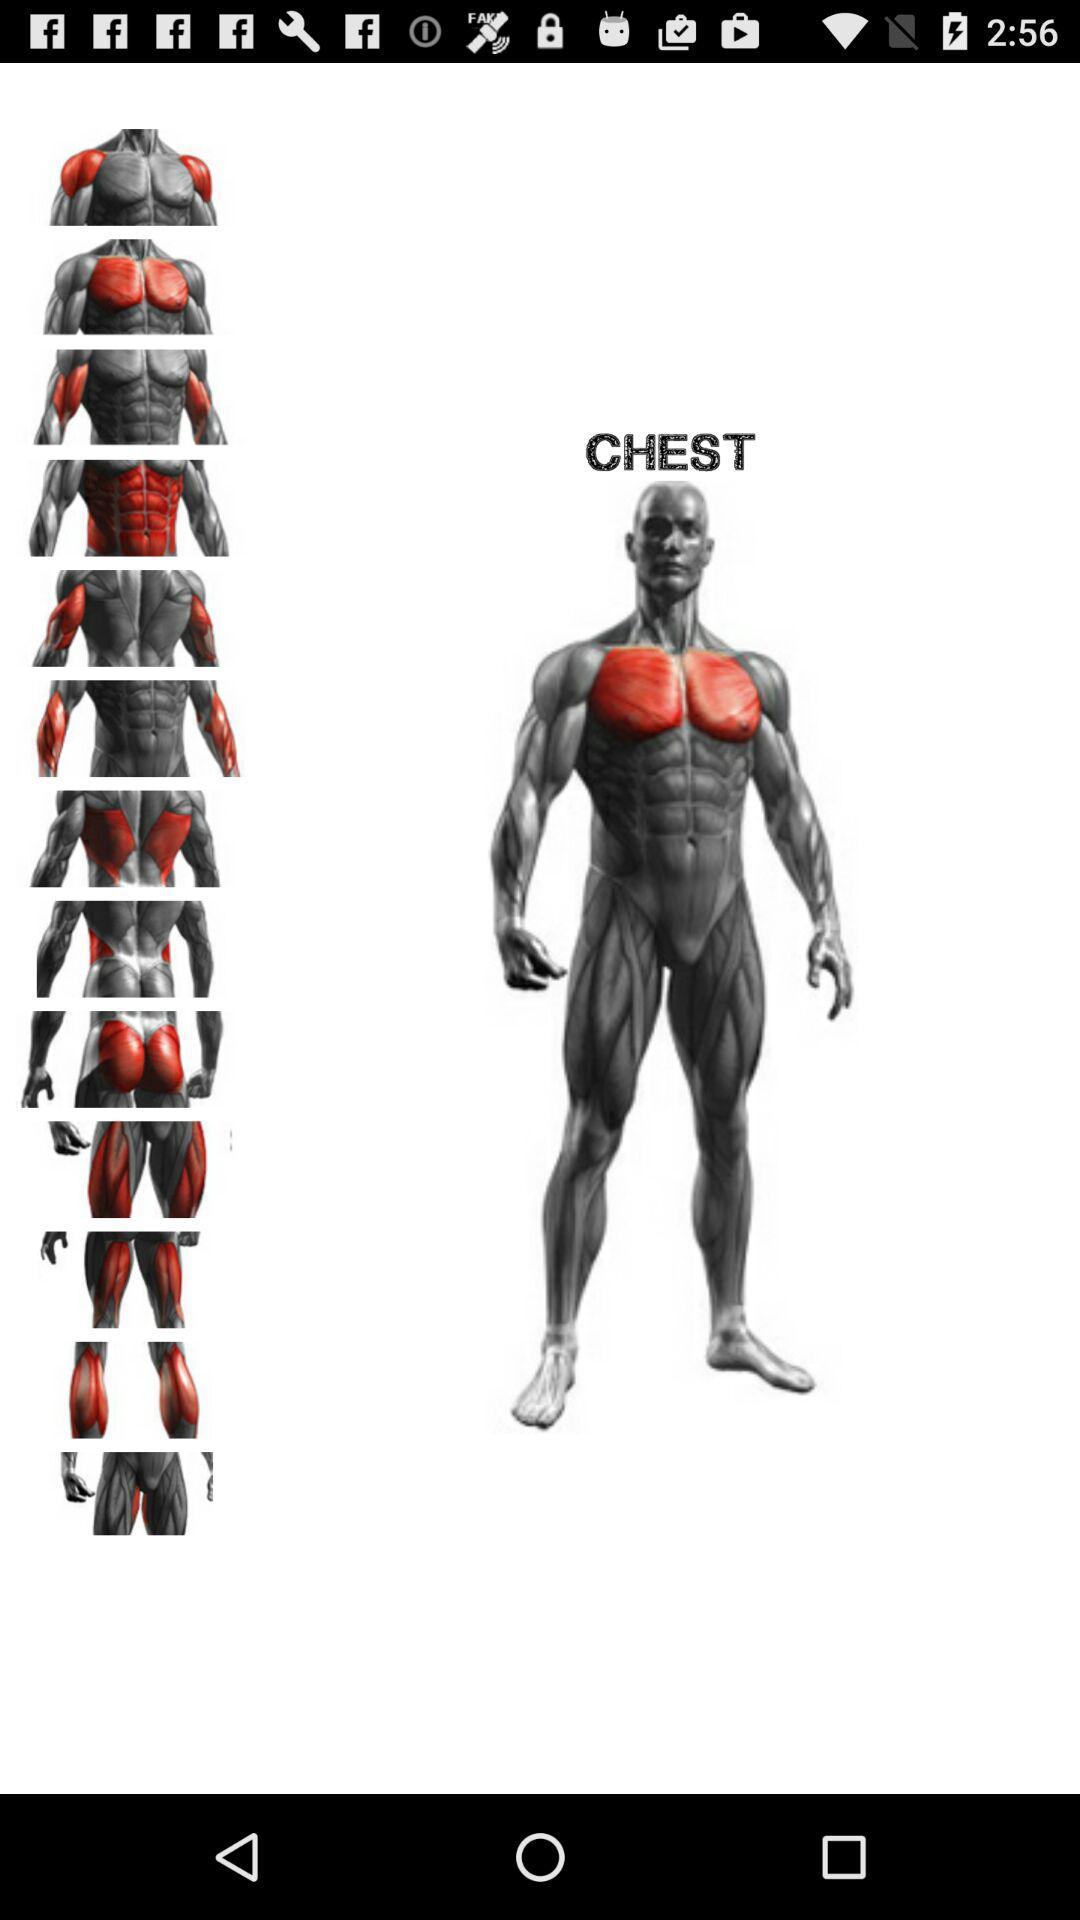 Image resolution: width=1080 pixels, height=1920 pixels. Describe the element at coordinates (131, 832) in the screenshot. I see `different muscle group` at that location.